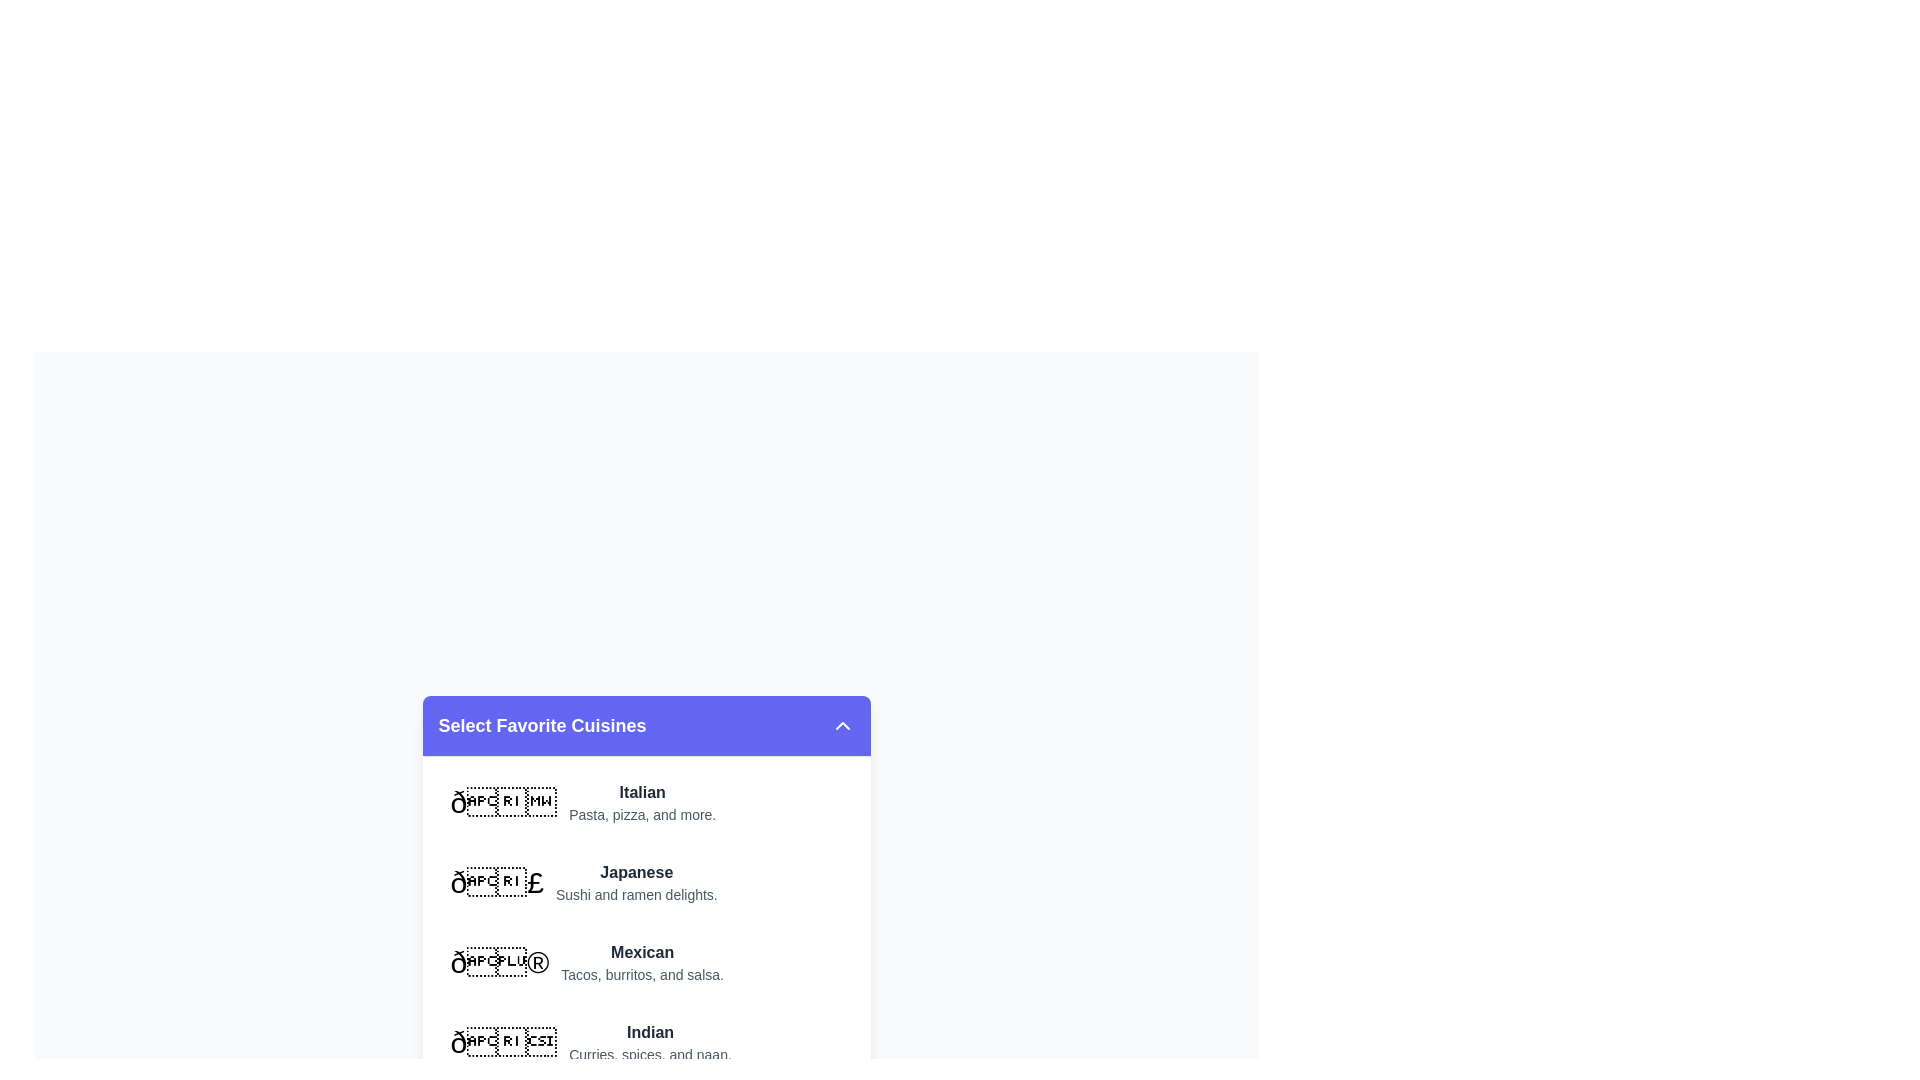 The image size is (1920, 1080). What do you see at coordinates (586, 961) in the screenshot?
I see `the 'Mexican' label in the dropdown menu titled 'Select Favorite Cuisines'` at bounding box center [586, 961].